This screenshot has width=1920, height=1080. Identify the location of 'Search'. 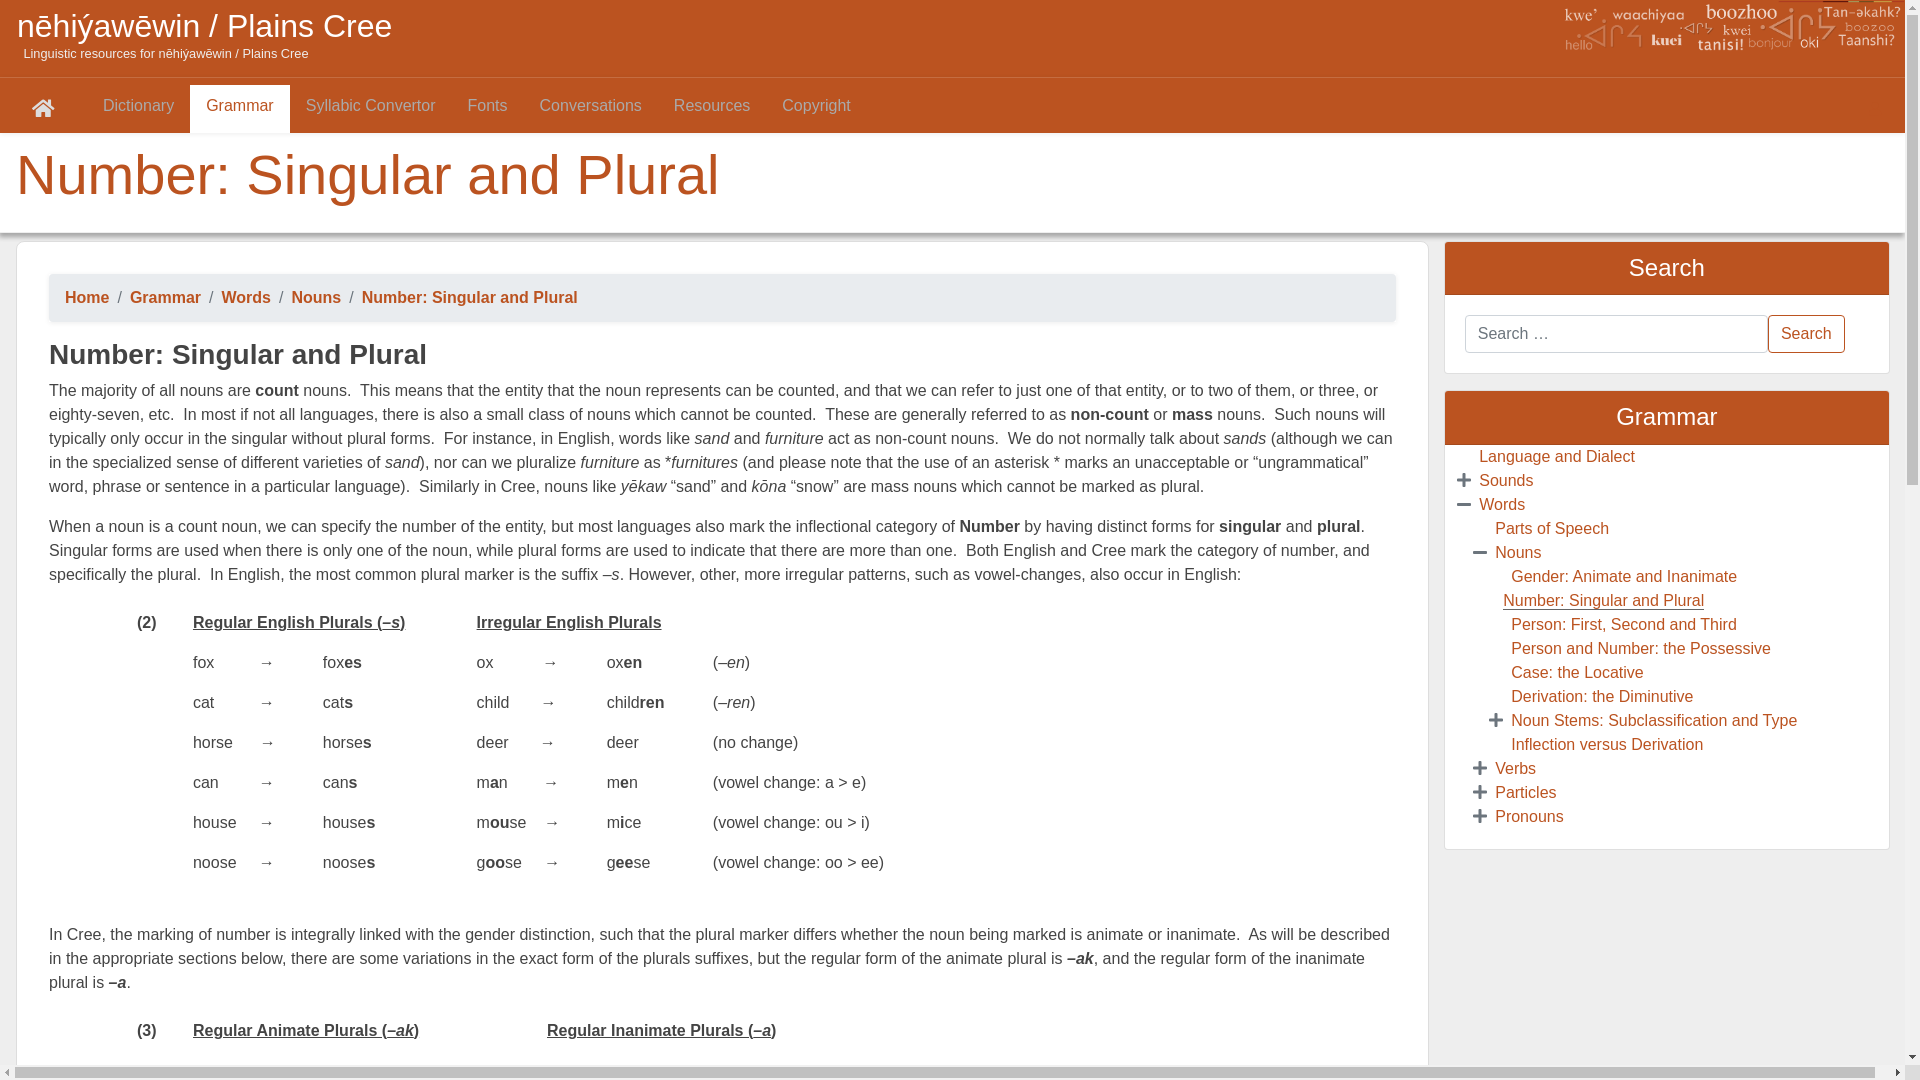
(1806, 333).